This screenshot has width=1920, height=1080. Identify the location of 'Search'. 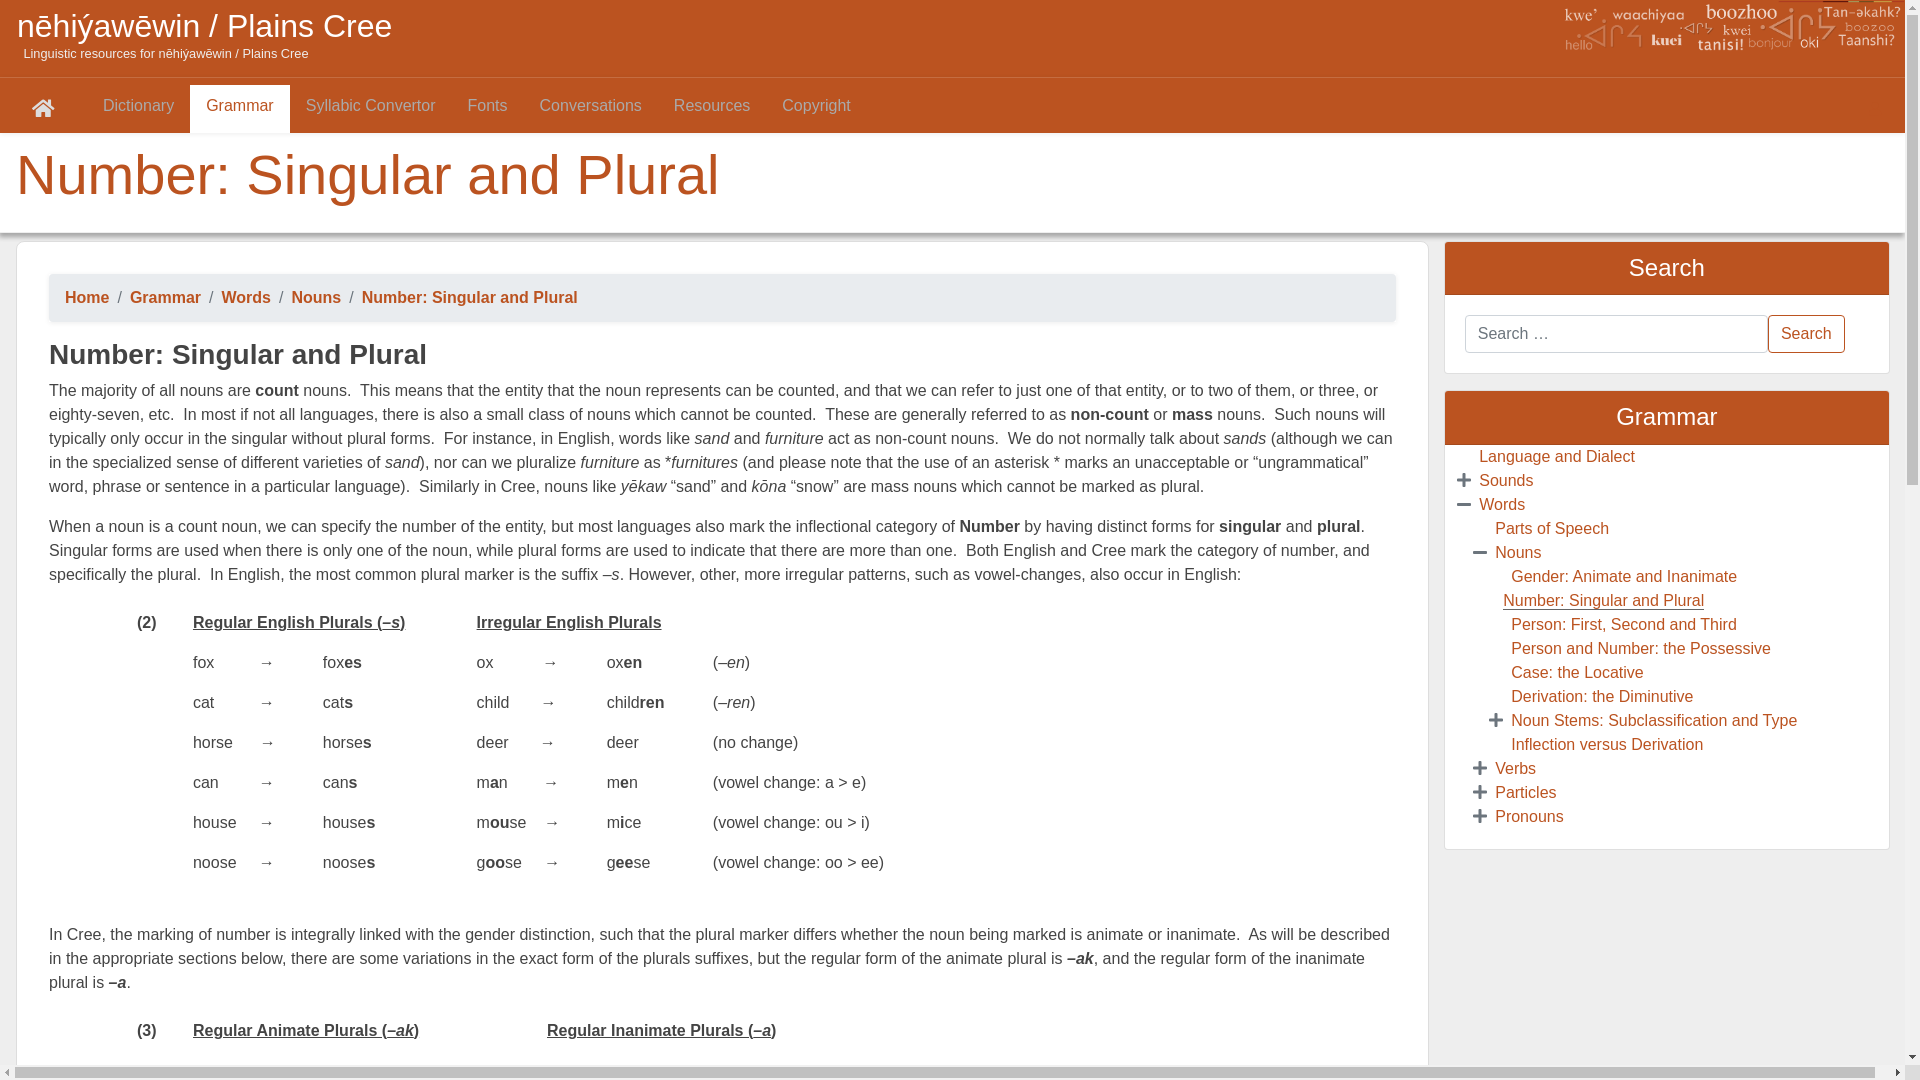
(1806, 333).